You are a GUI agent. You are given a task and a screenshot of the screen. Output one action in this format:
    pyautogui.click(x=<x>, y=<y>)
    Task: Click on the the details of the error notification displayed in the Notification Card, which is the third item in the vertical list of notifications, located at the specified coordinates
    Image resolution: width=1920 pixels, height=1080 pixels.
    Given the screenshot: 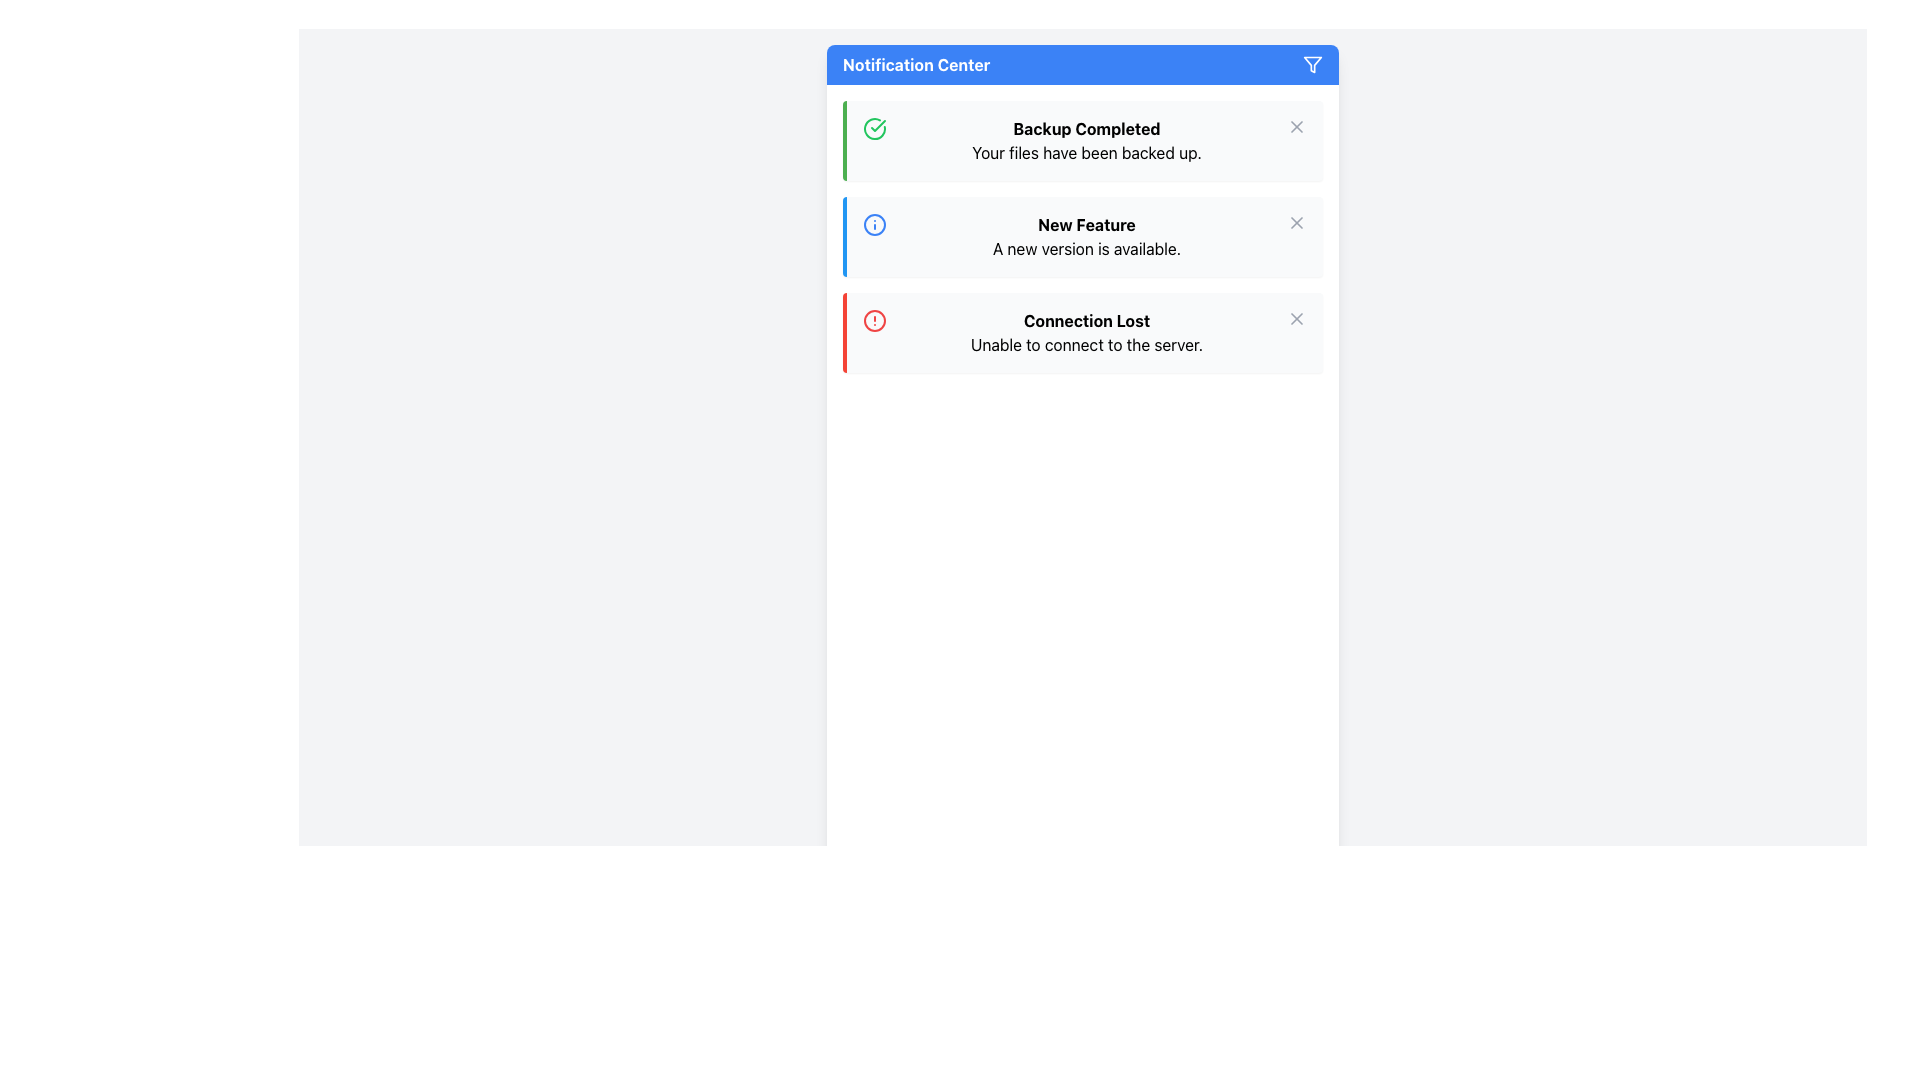 What is the action you would take?
    pyautogui.click(x=1082, y=331)
    